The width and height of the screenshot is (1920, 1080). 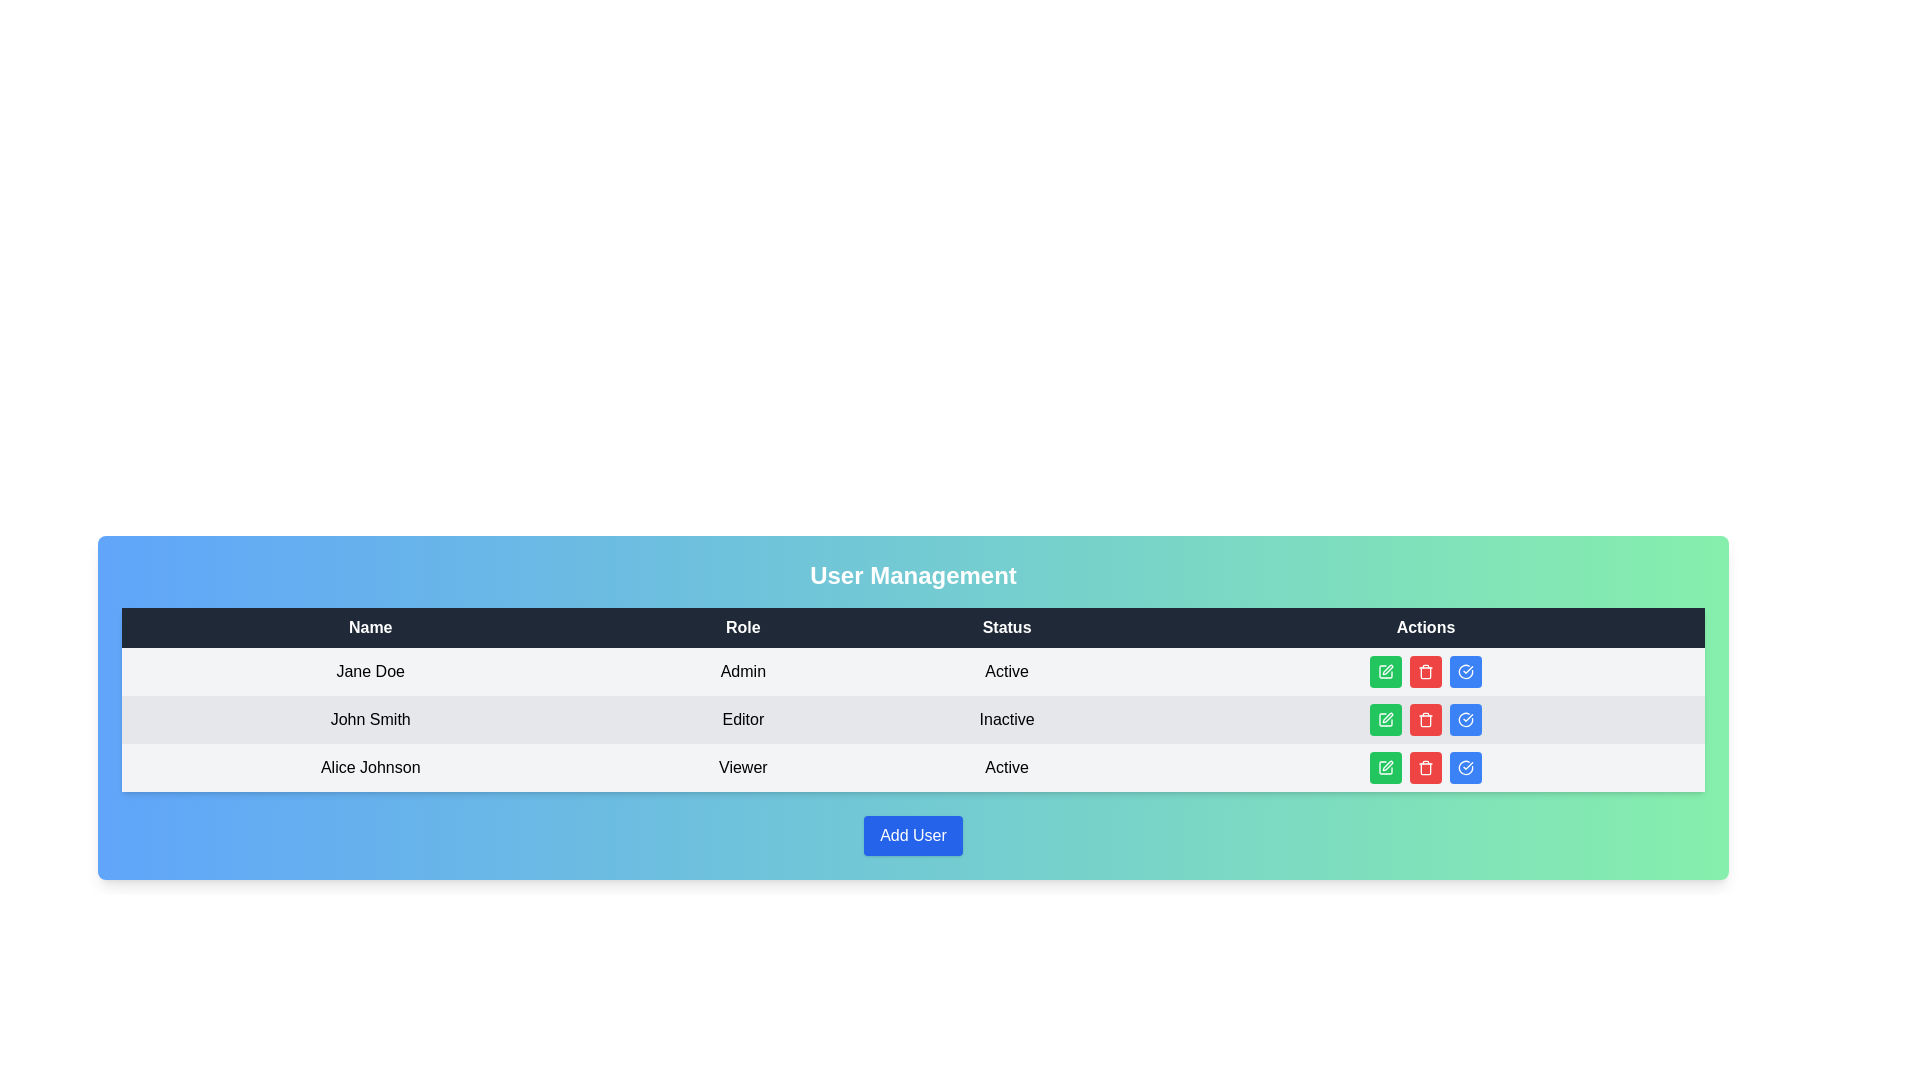 What do you see at coordinates (1007, 627) in the screenshot?
I see `the 'Status' text label, which is the third header in the table, styled in white font on a dark background` at bounding box center [1007, 627].